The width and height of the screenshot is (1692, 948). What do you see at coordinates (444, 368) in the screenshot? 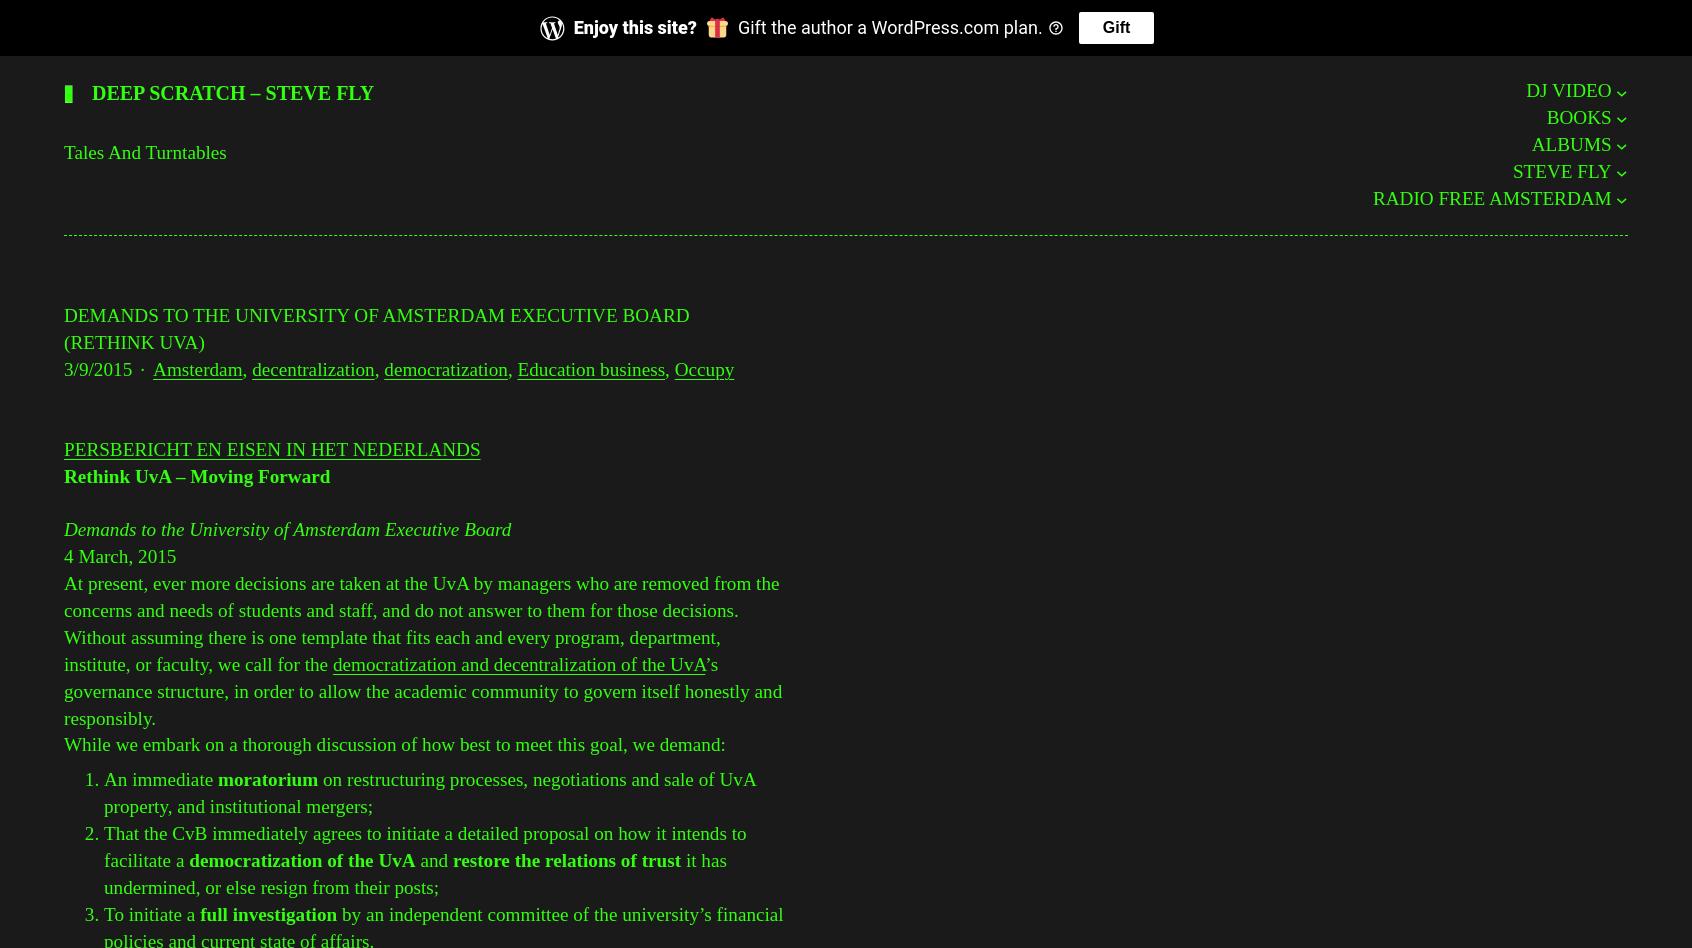
I see `'democratization'` at bounding box center [444, 368].